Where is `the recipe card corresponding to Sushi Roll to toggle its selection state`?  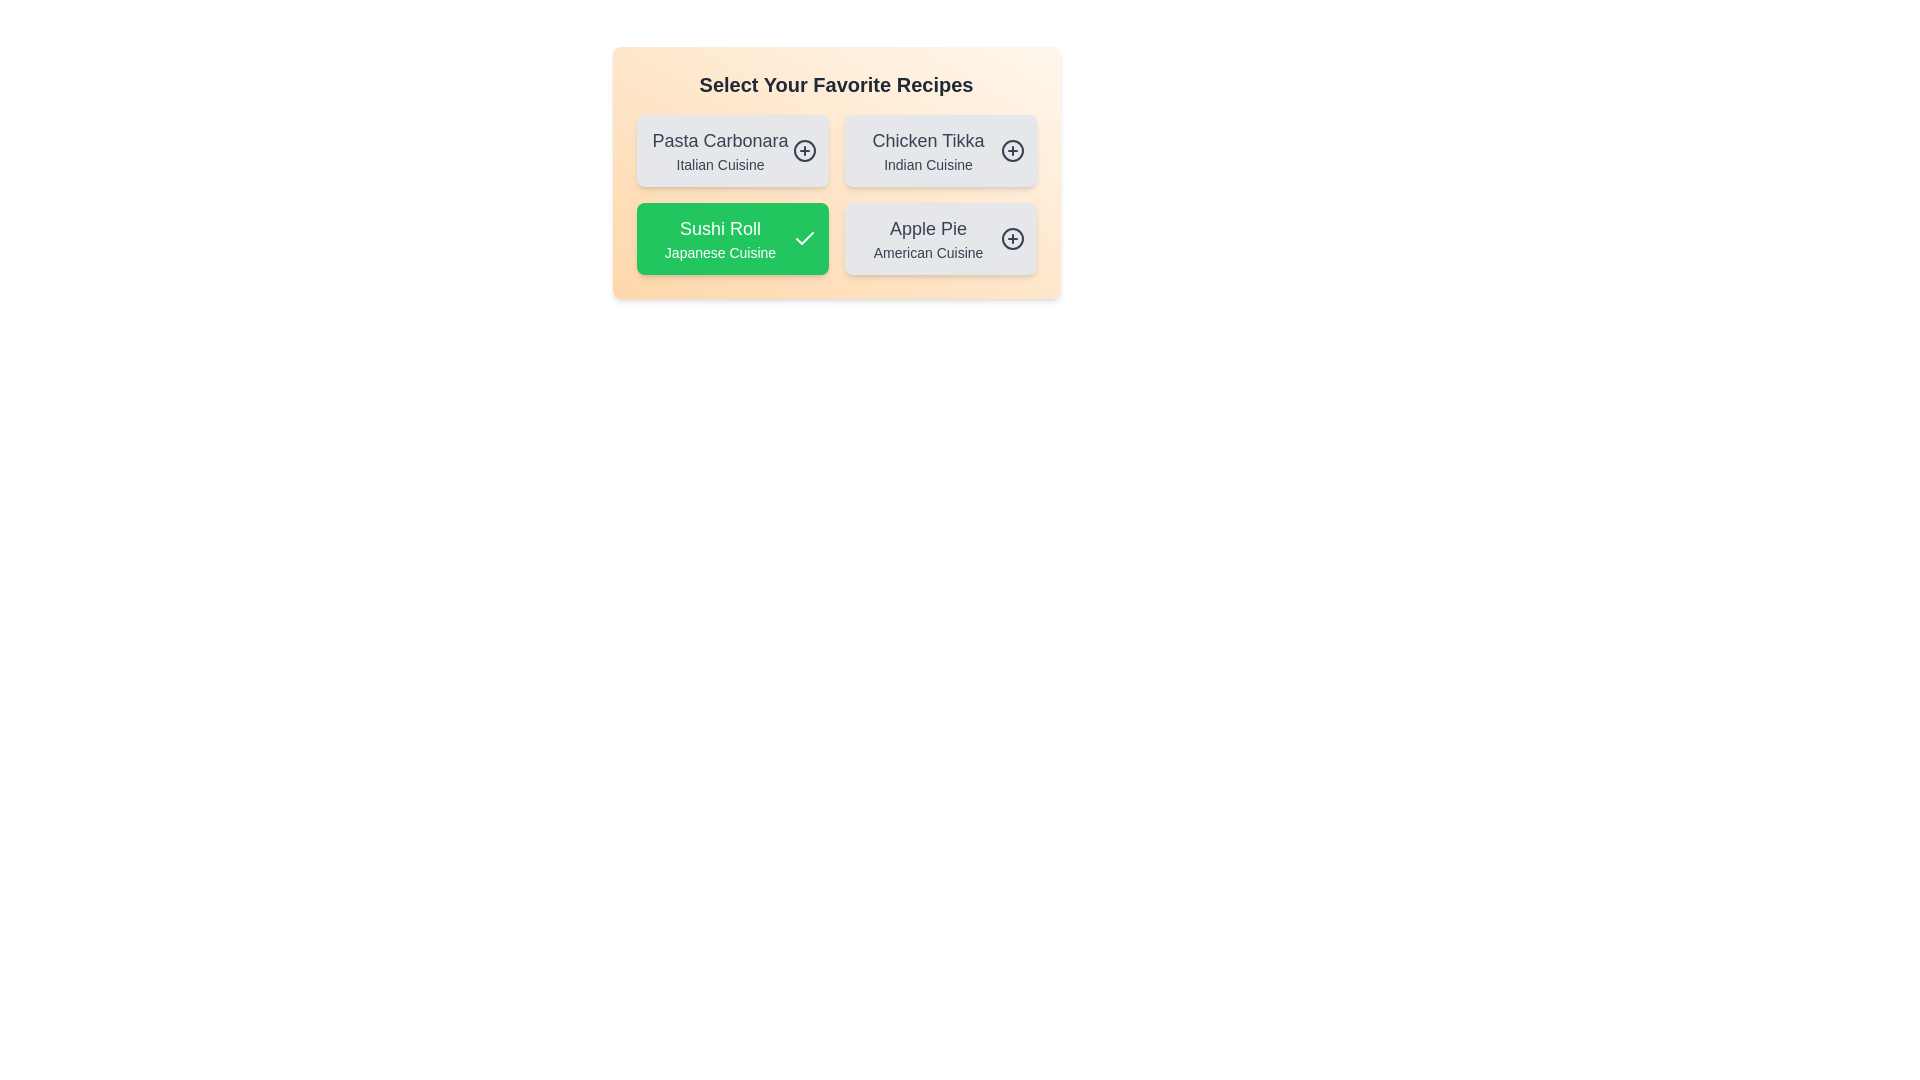
the recipe card corresponding to Sushi Roll to toggle its selection state is located at coordinates (731, 238).